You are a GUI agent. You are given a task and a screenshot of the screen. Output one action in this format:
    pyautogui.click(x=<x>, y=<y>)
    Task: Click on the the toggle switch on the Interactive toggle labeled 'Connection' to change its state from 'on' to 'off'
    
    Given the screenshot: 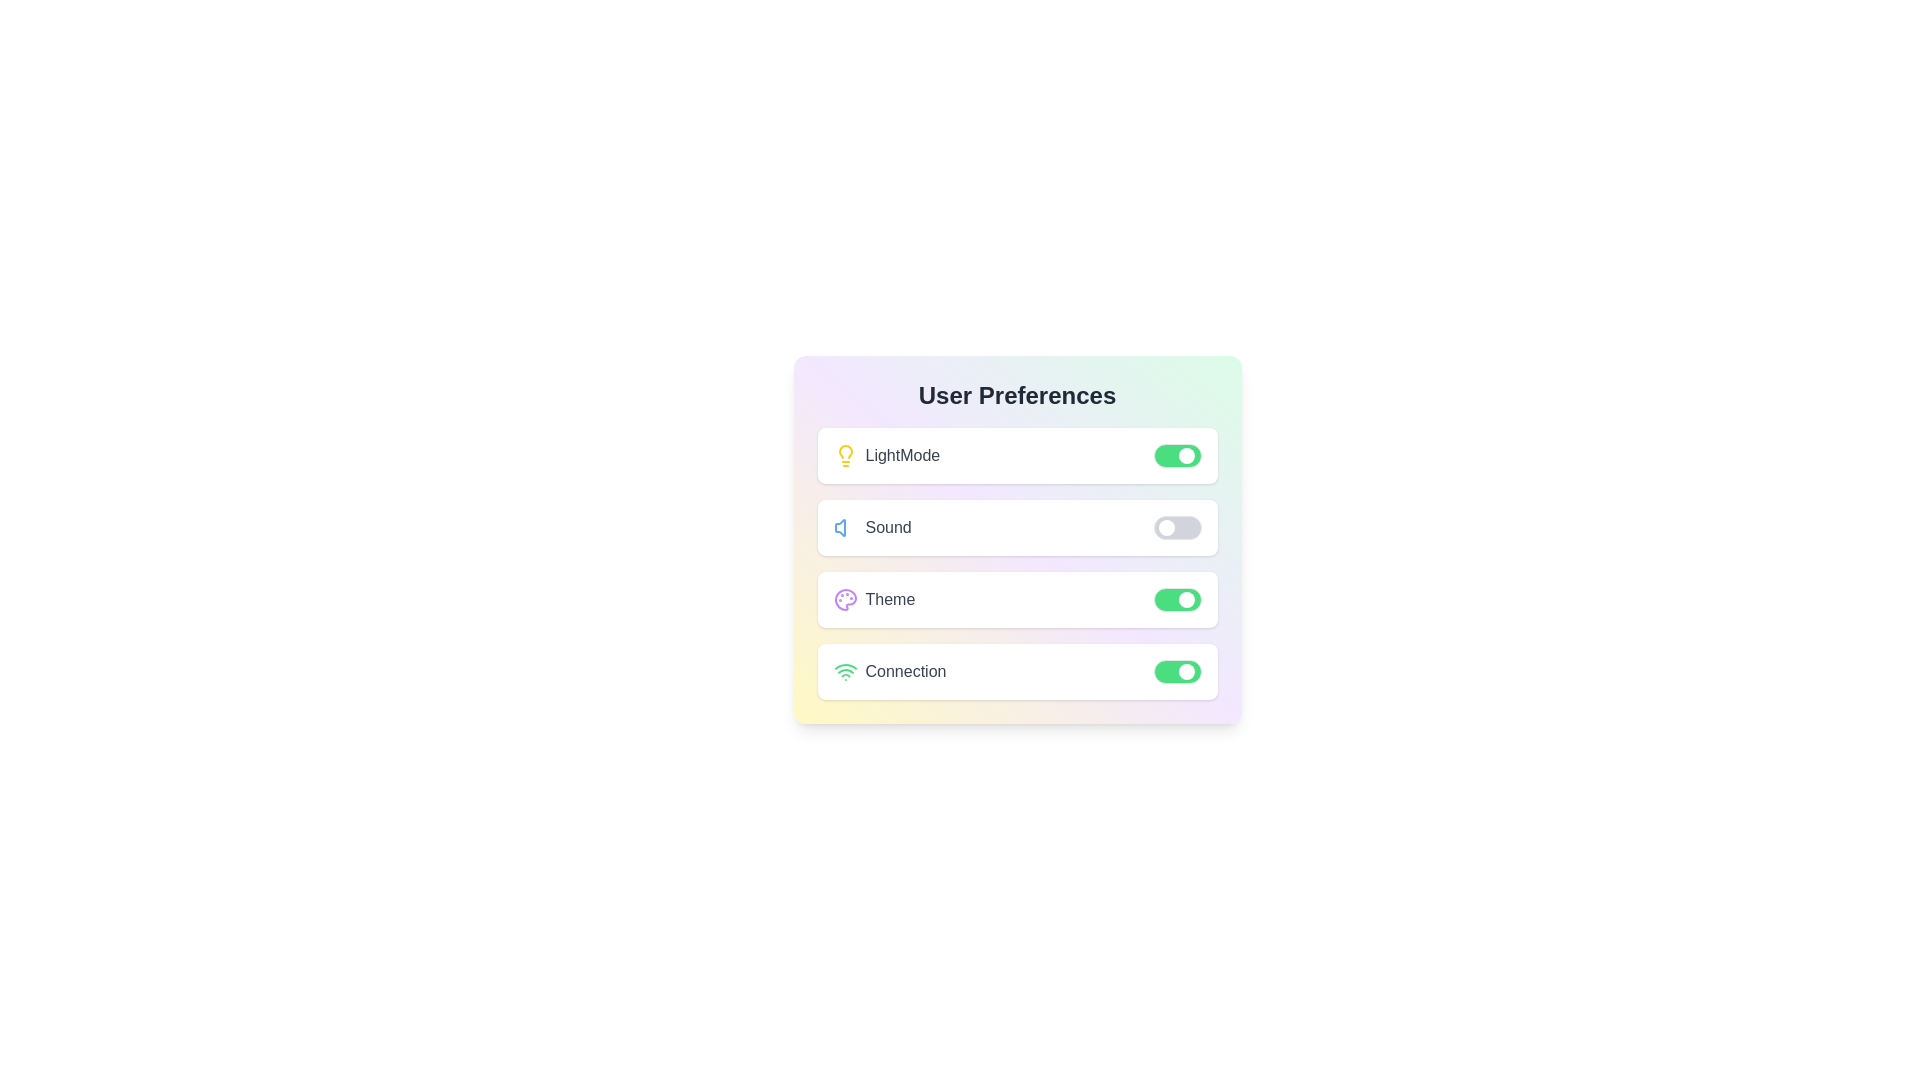 What is the action you would take?
    pyautogui.click(x=1017, y=671)
    